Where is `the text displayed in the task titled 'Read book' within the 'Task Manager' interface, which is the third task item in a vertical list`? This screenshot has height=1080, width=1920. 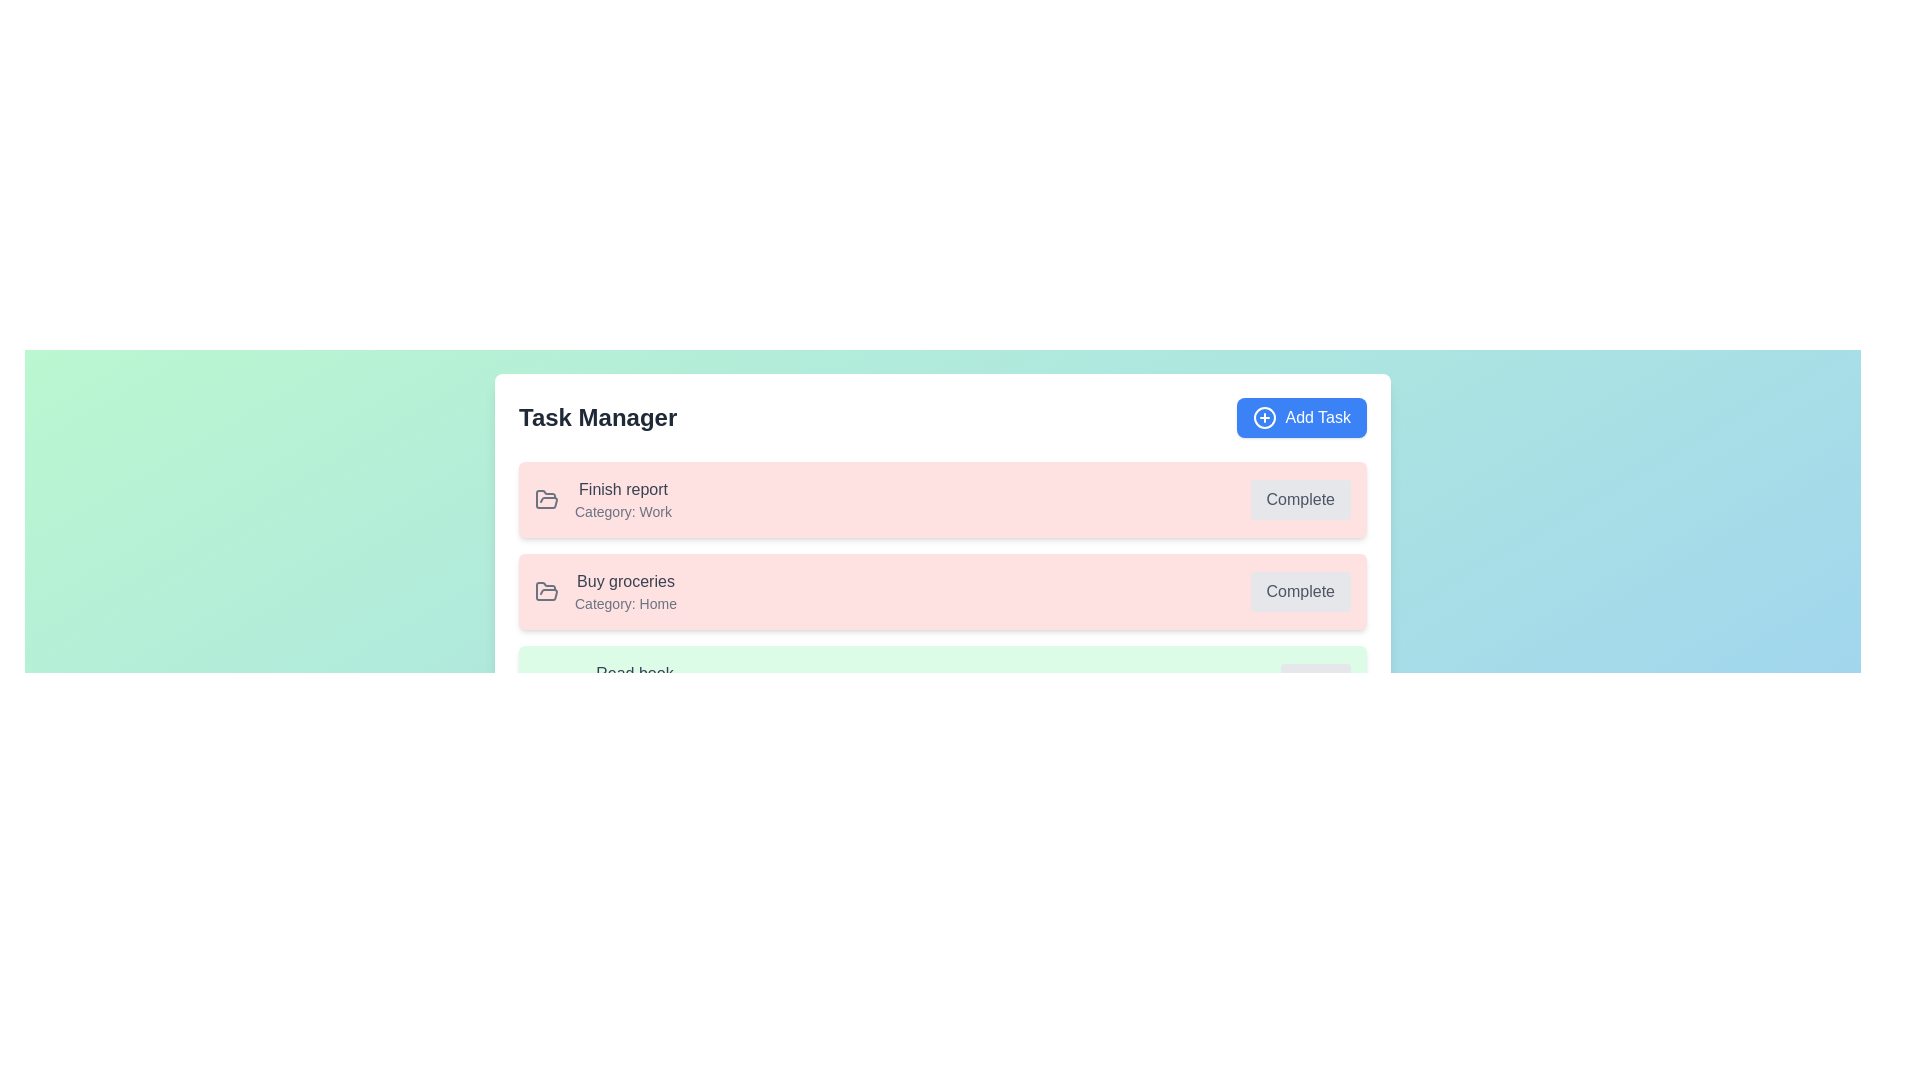
the text displayed in the task titled 'Read book' within the 'Task Manager' interface, which is the third task item in a vertical list is located at coordinates (632, 682).